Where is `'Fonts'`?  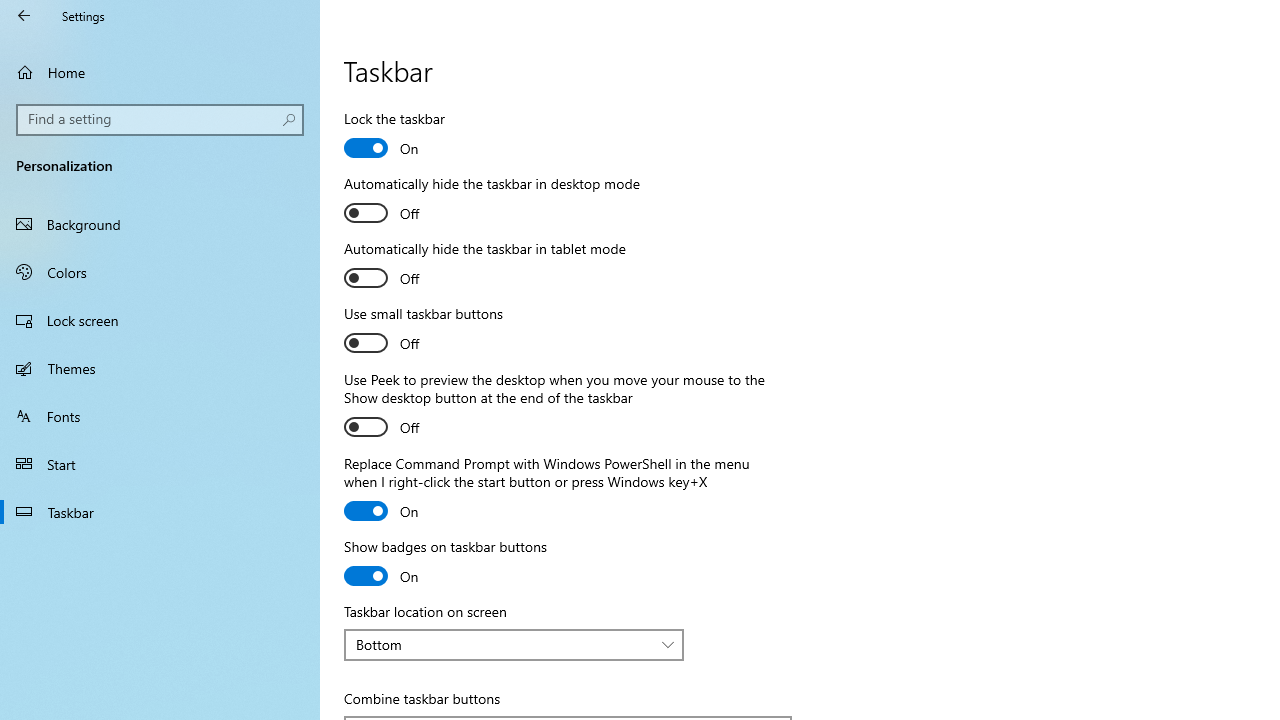 'Fonts' is located at coordinates (160, 414).